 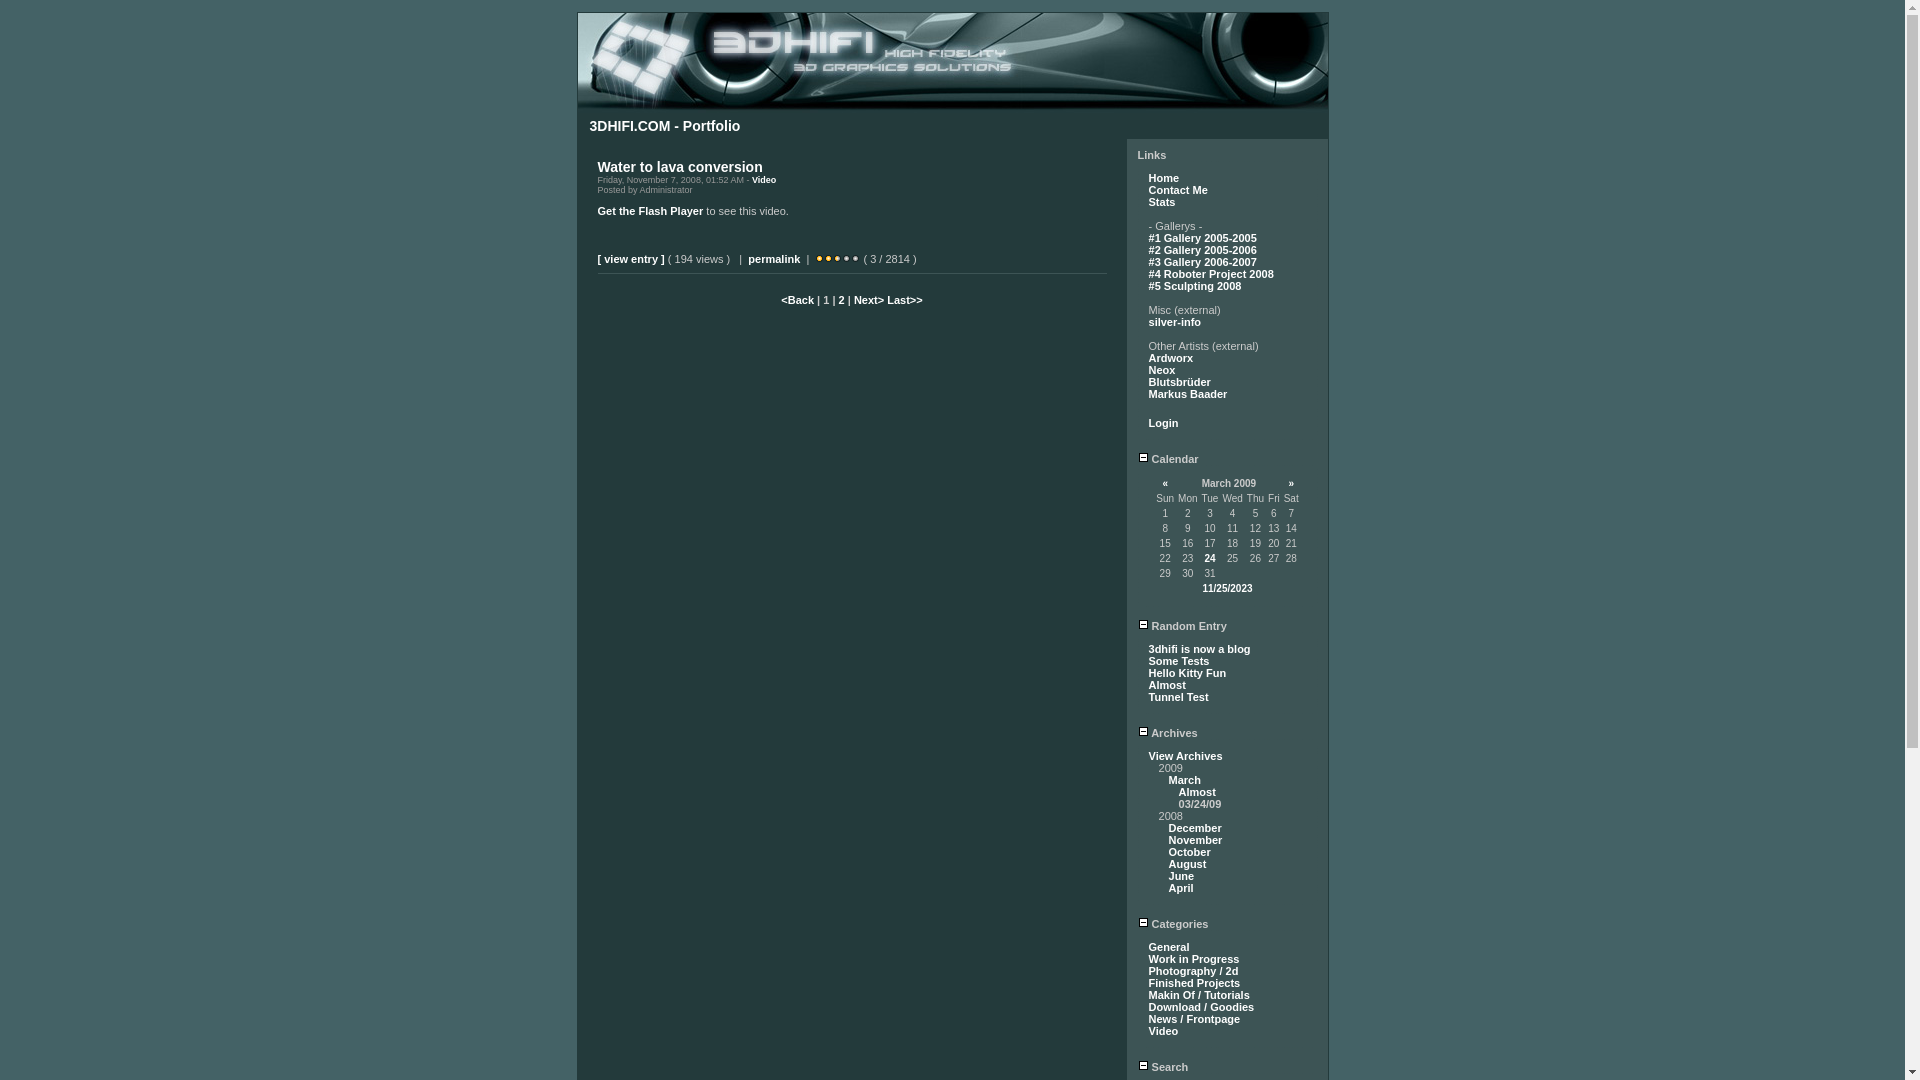 What do you see at coordinates (762, 180) in the screenshot?
I see `'Video'` at bounding box center [762, 180].